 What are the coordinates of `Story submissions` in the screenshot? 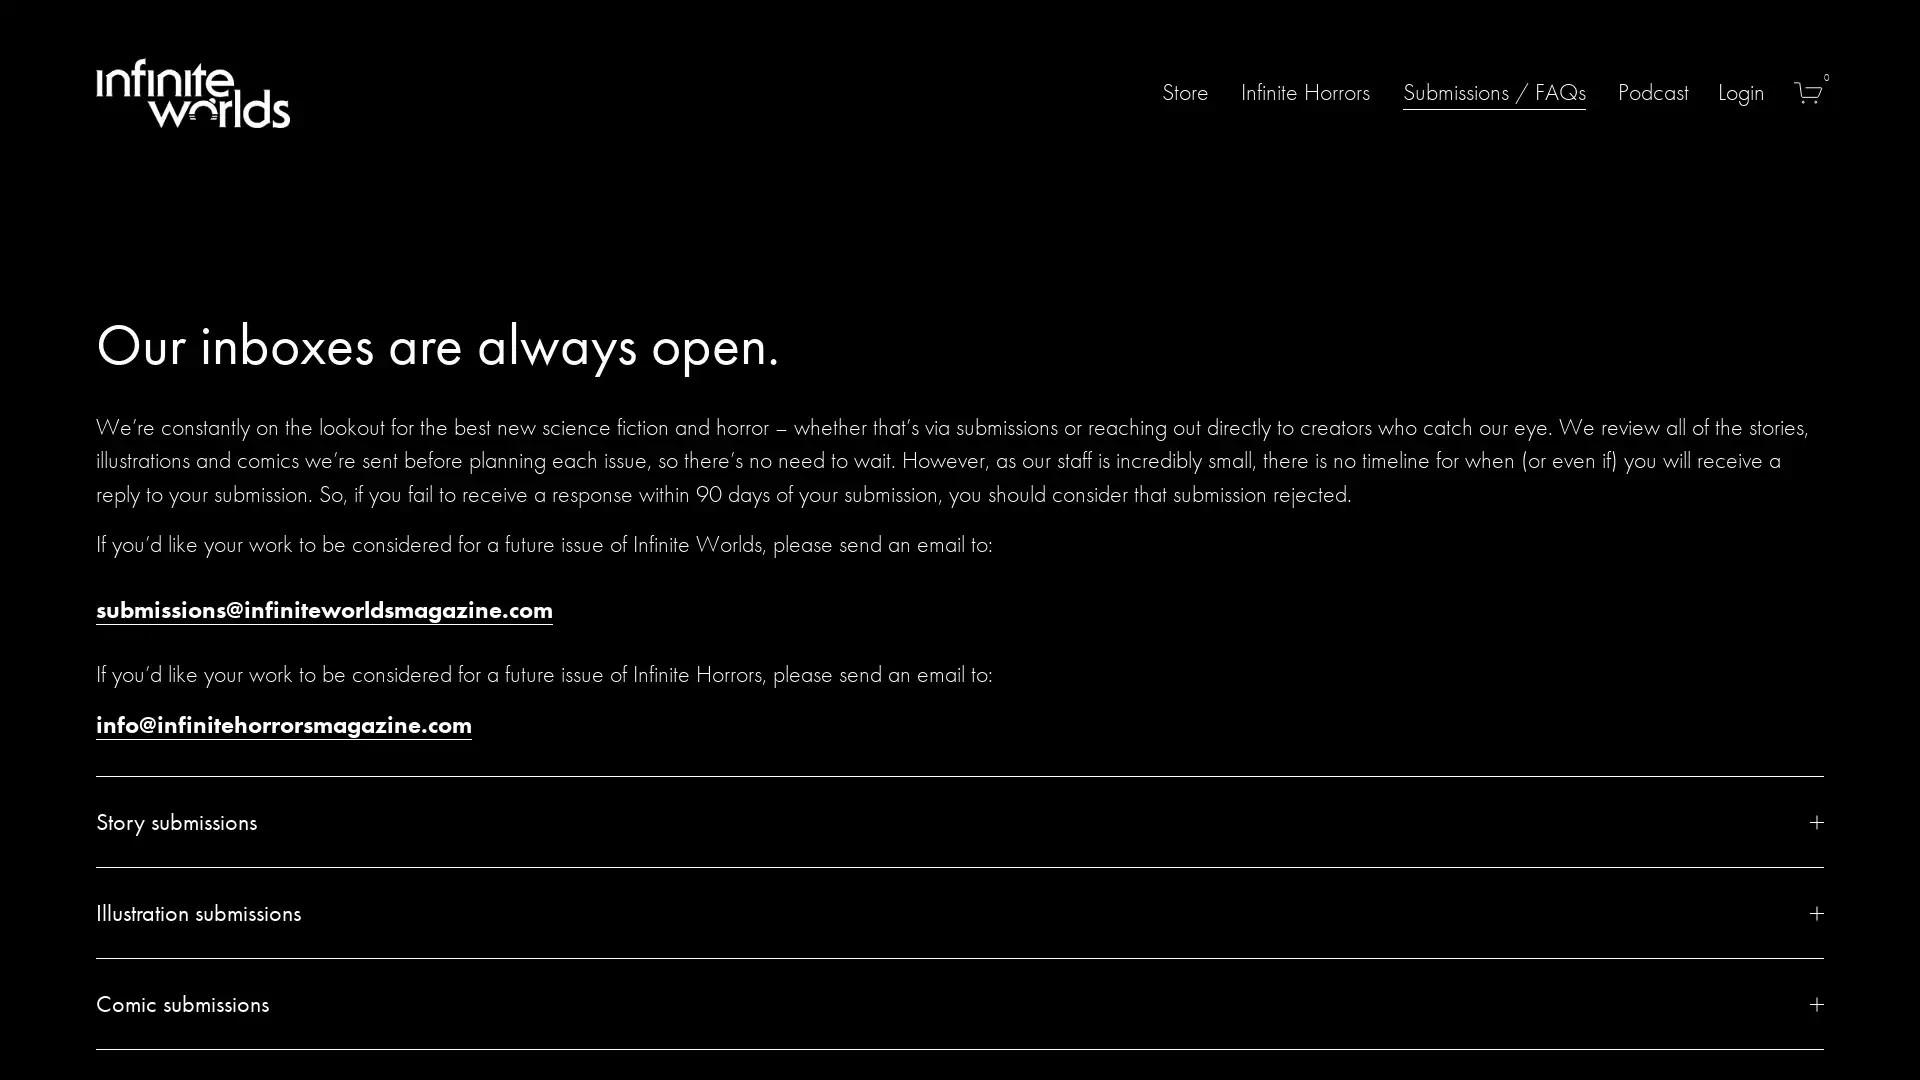 It's located at (960, 821).